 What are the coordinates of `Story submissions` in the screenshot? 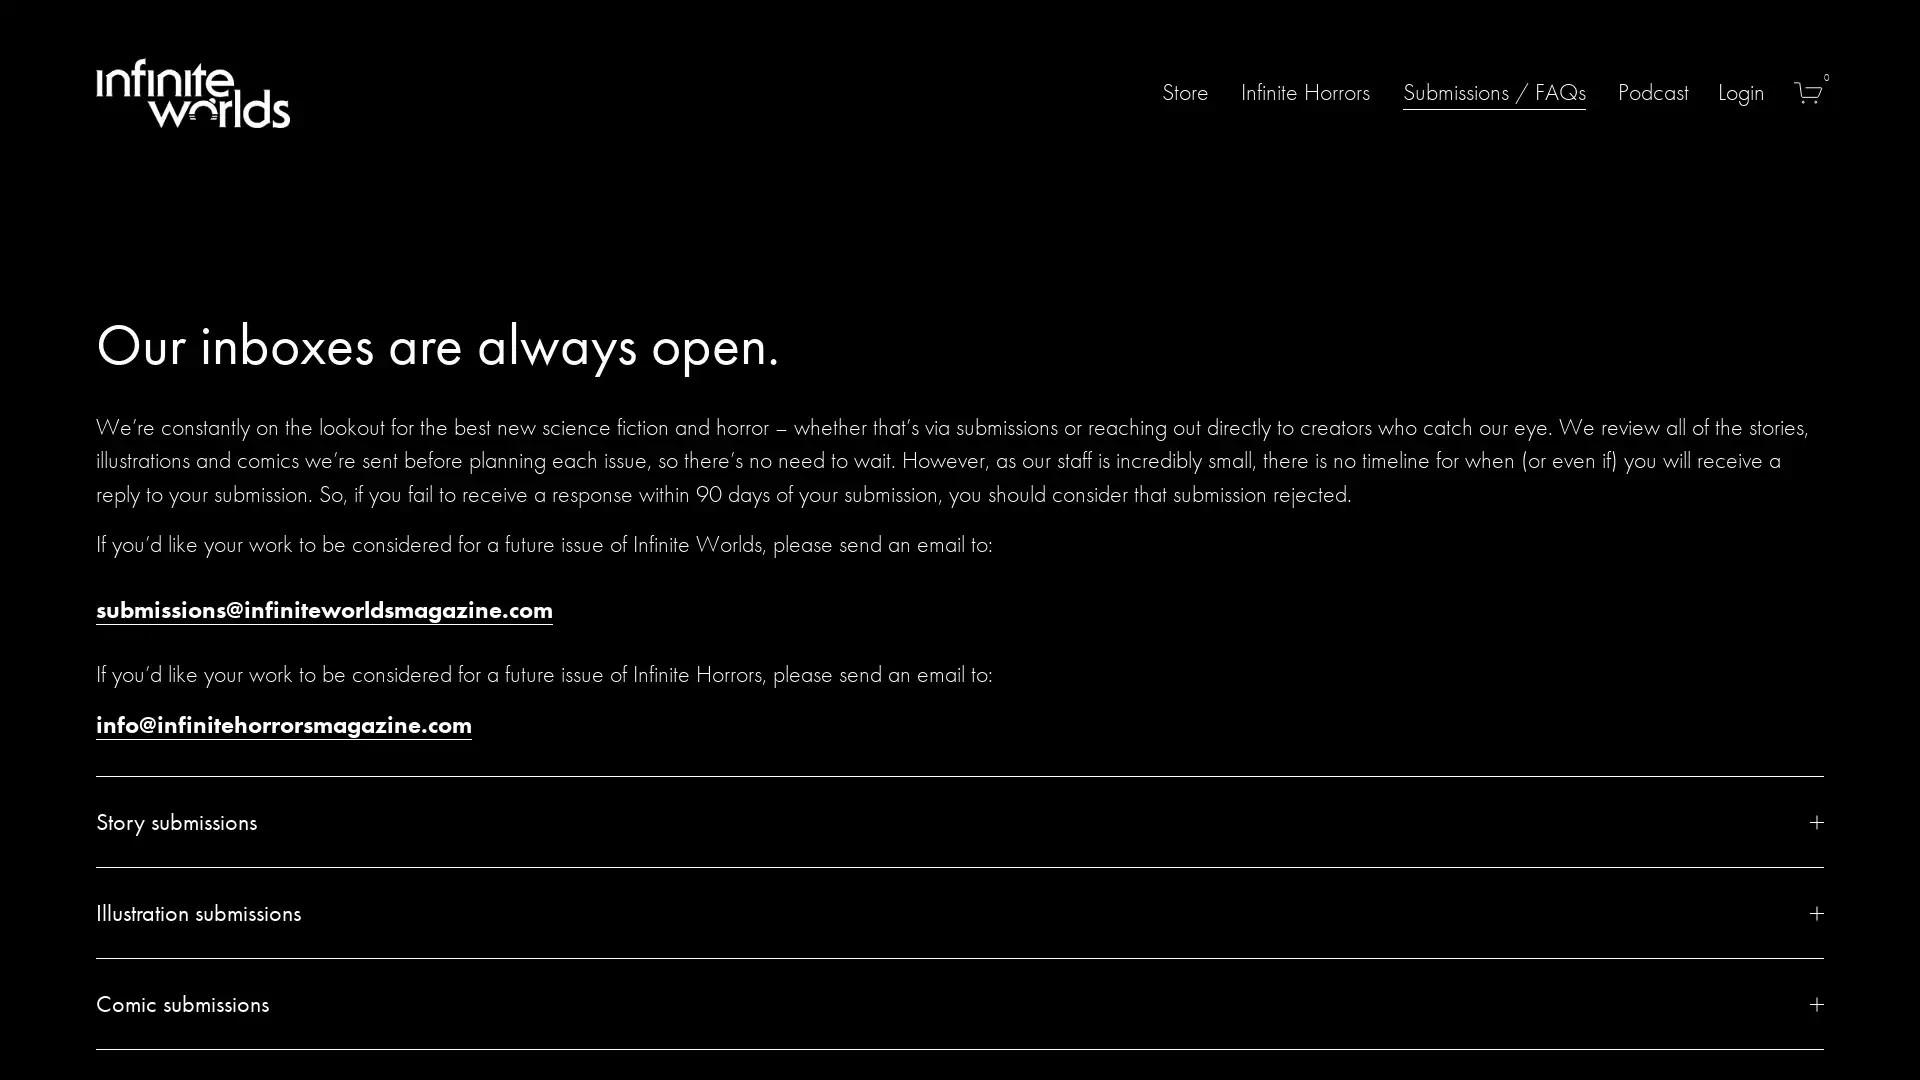 It's located at (960, 821).